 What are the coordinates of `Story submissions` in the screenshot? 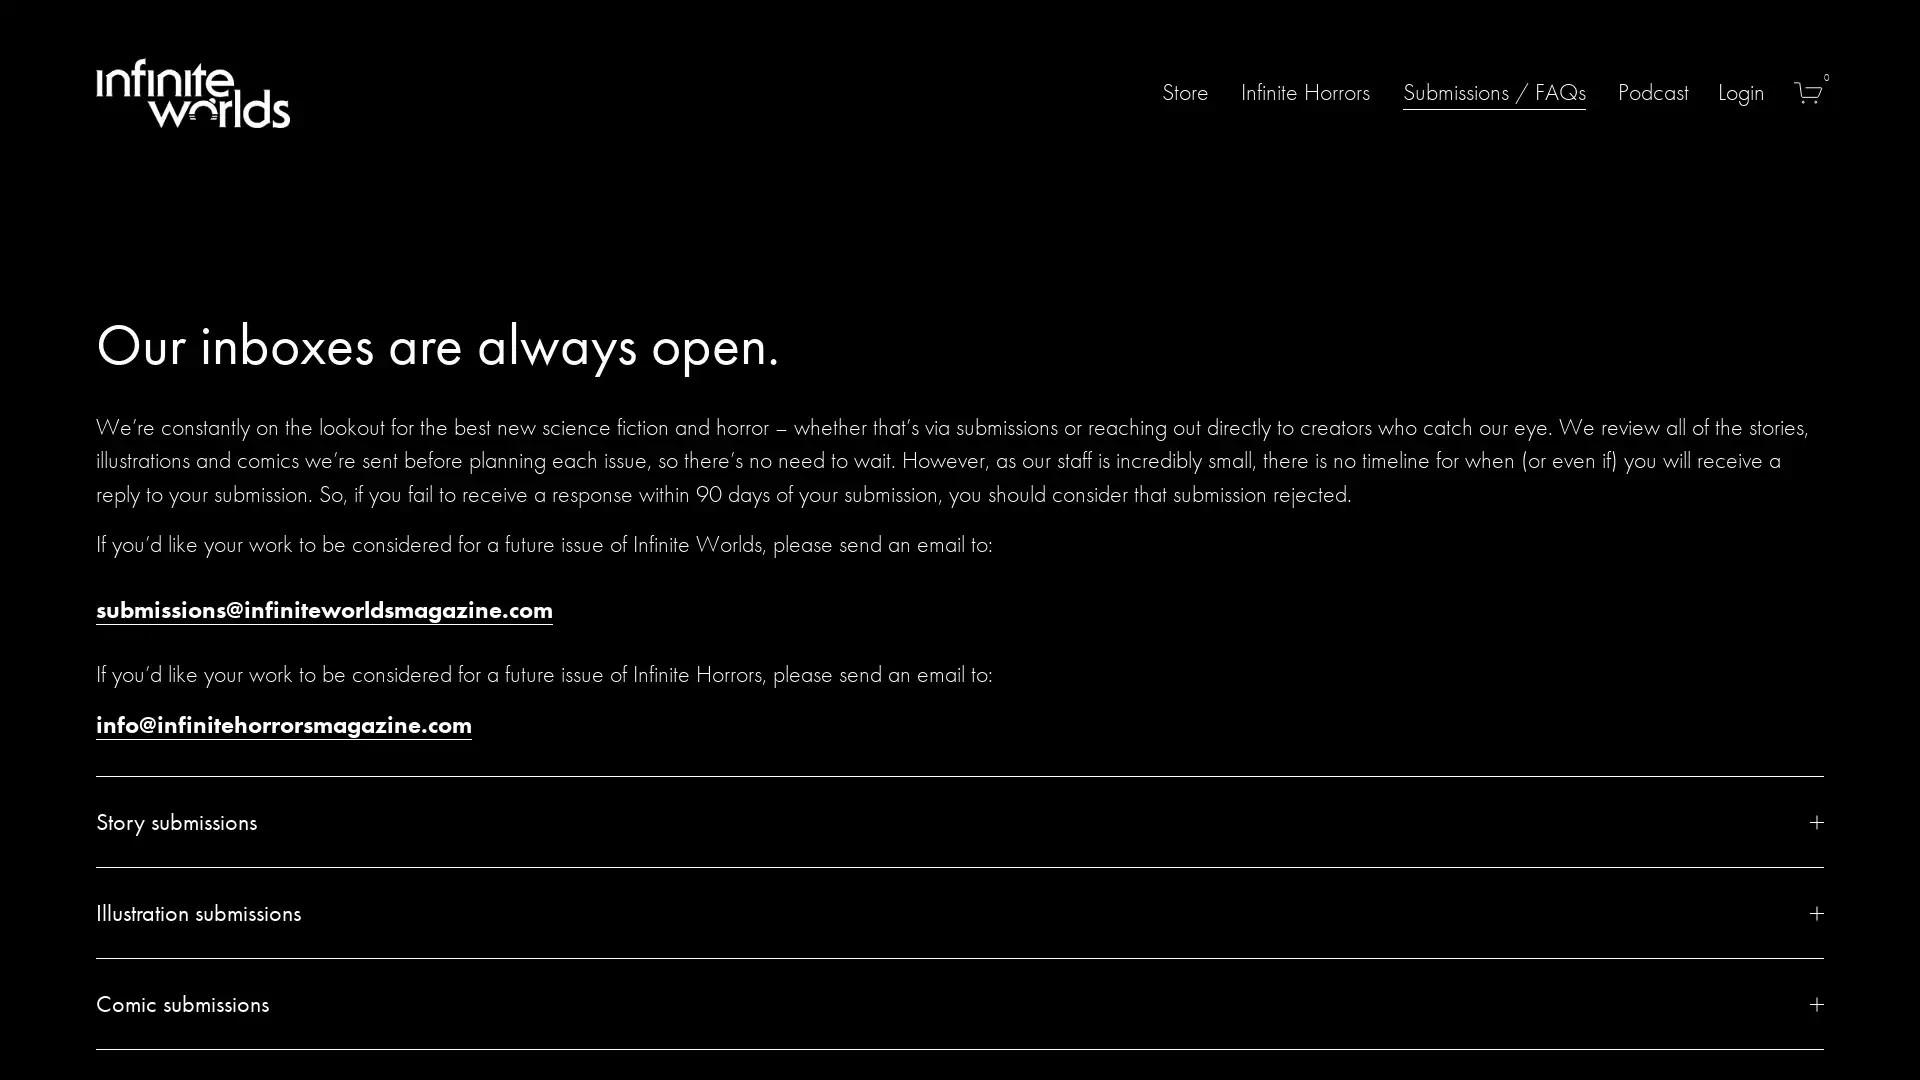 It's located at (960, 821).